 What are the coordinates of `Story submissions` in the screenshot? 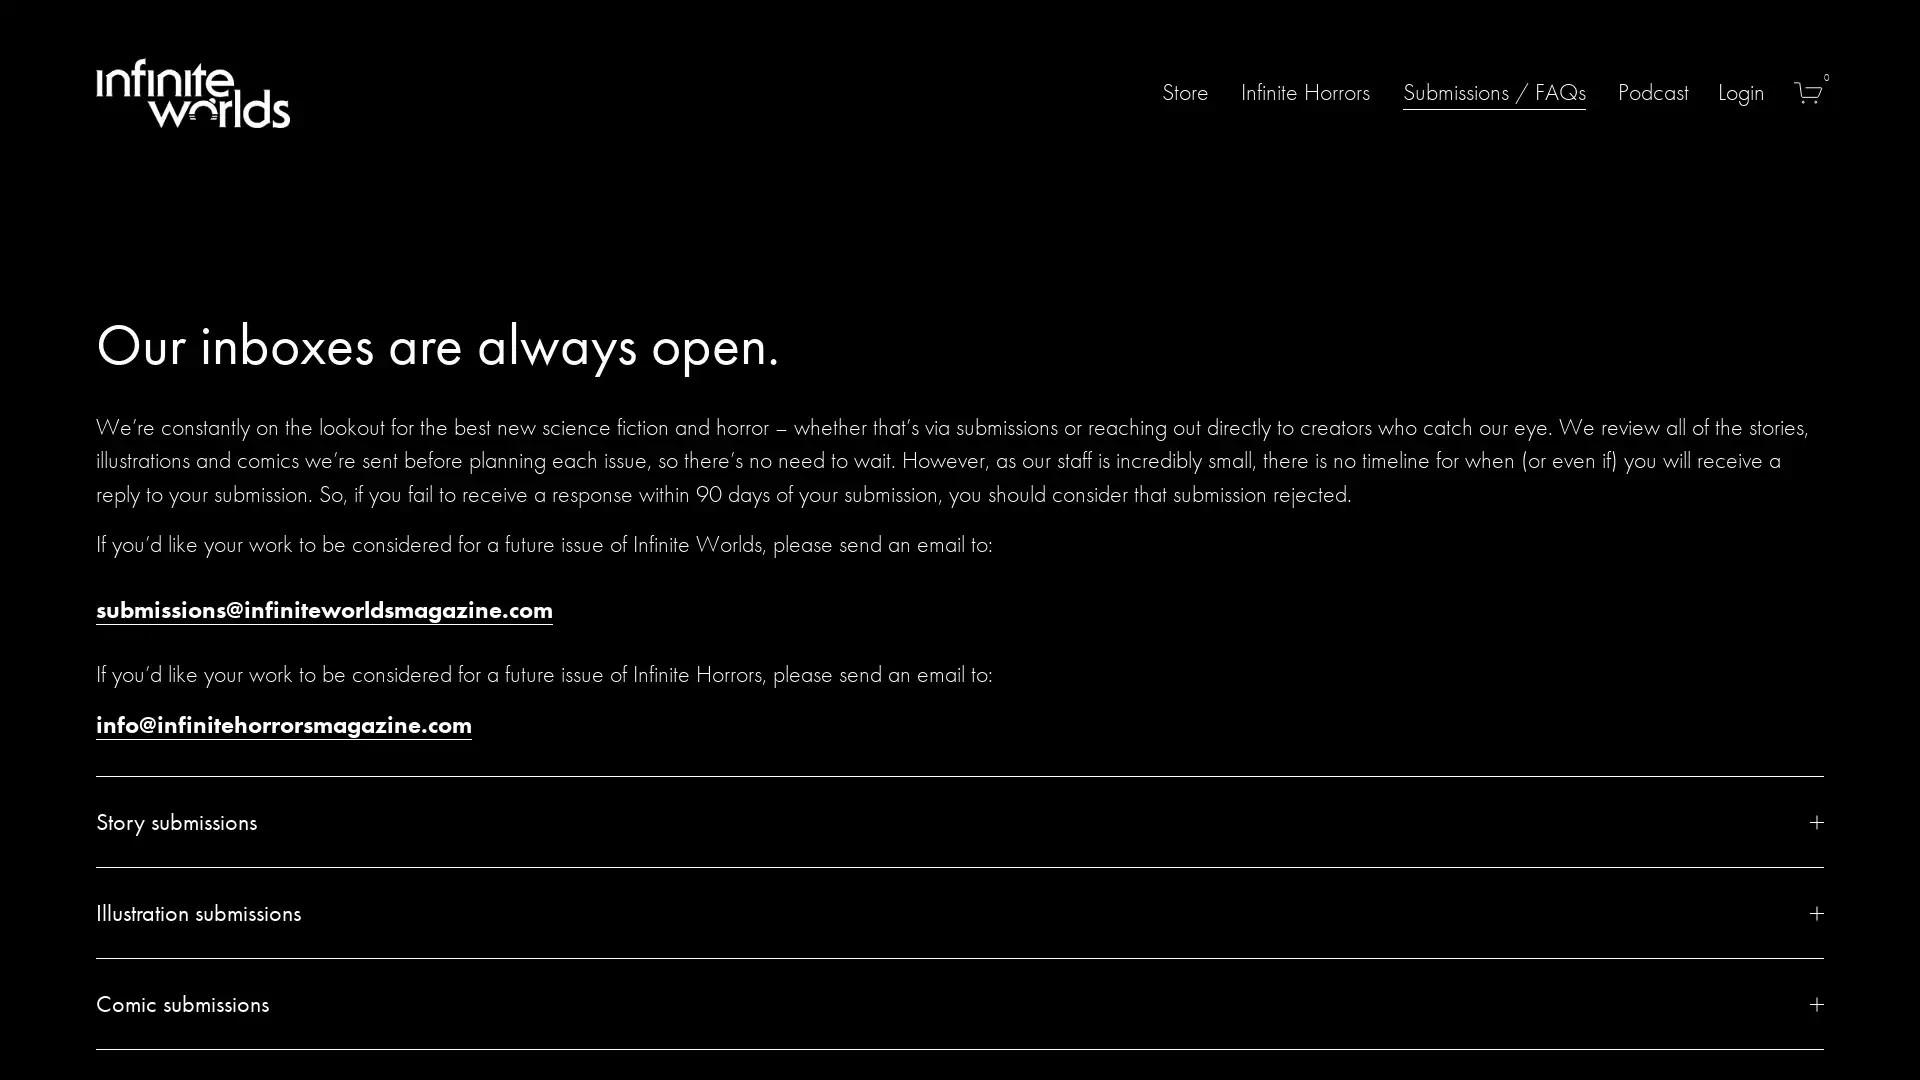 It's located at (960, 821).